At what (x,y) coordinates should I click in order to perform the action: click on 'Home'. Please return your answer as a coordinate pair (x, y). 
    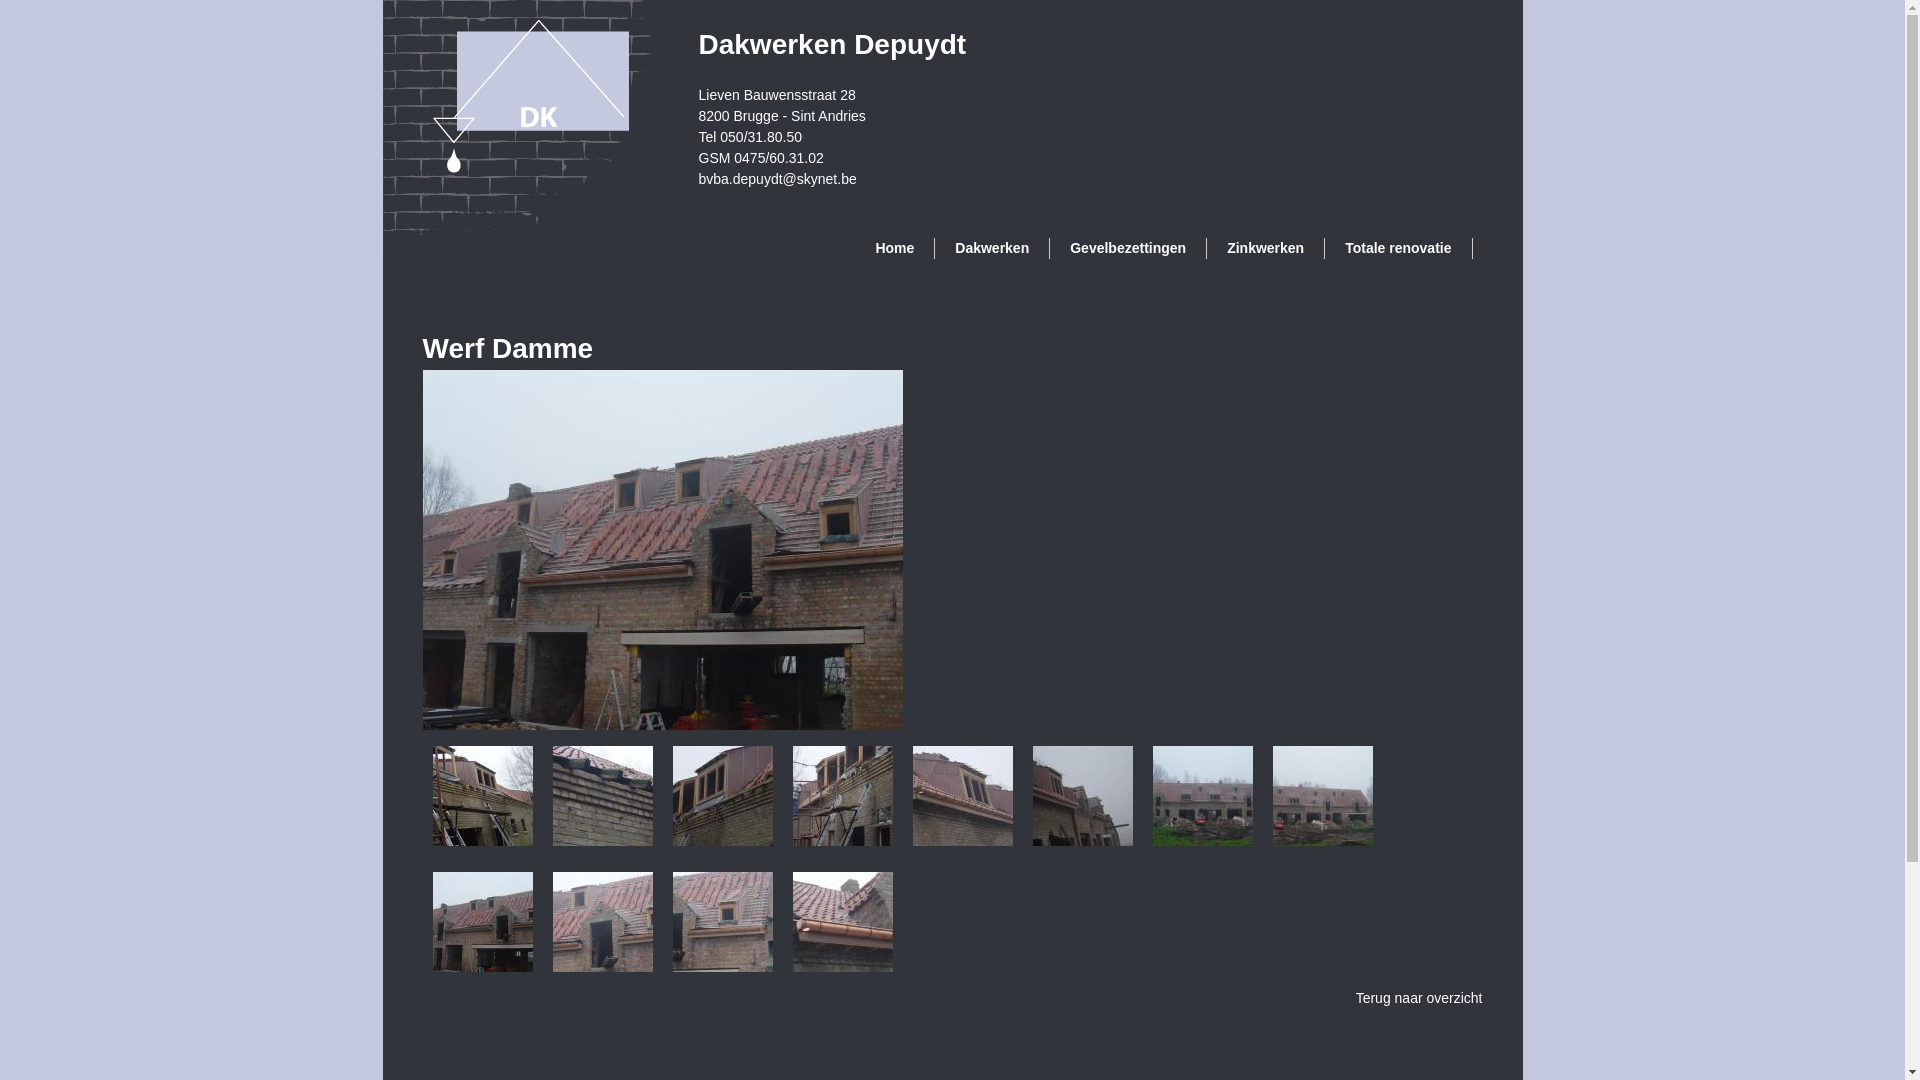
    Looking at the image, I should click on (893, 247).